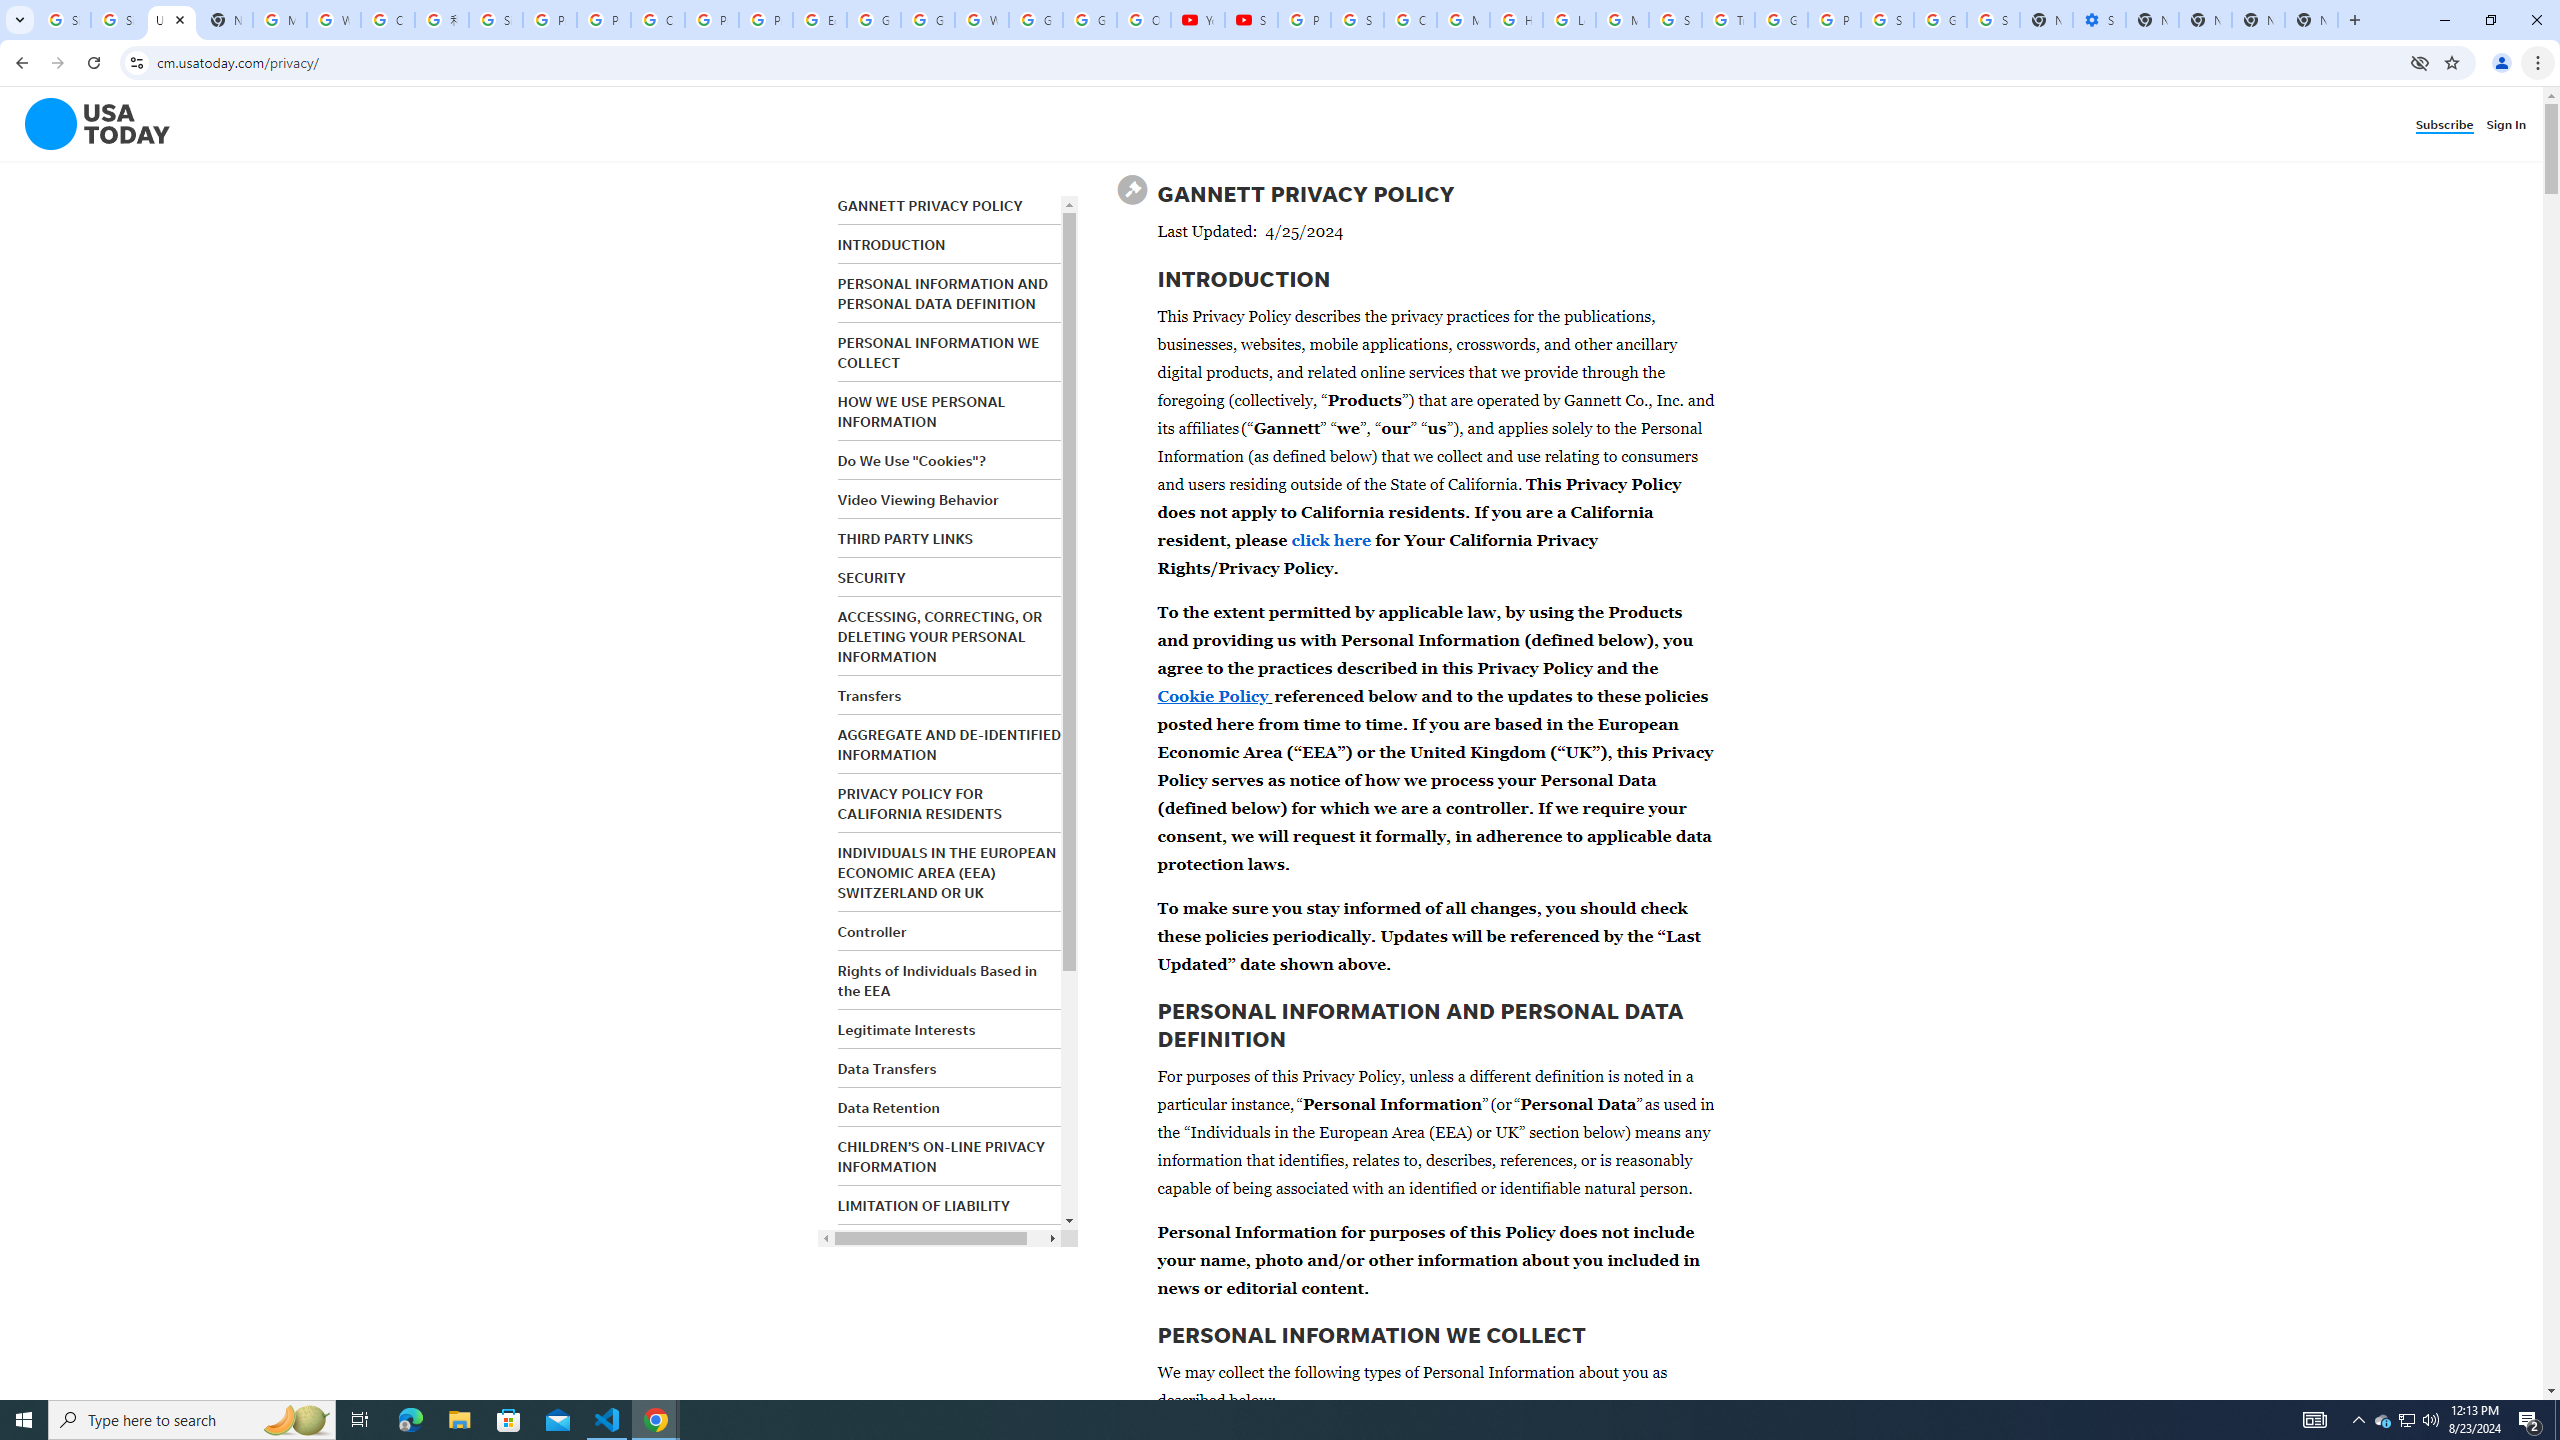 Image resolution: width=2560 pixels, height=1440 pixels. What do you see at coordinates (872, 19) in the screenshot?
I see `'Google Slides: Sign-in'` at bounding box center [872, 19].